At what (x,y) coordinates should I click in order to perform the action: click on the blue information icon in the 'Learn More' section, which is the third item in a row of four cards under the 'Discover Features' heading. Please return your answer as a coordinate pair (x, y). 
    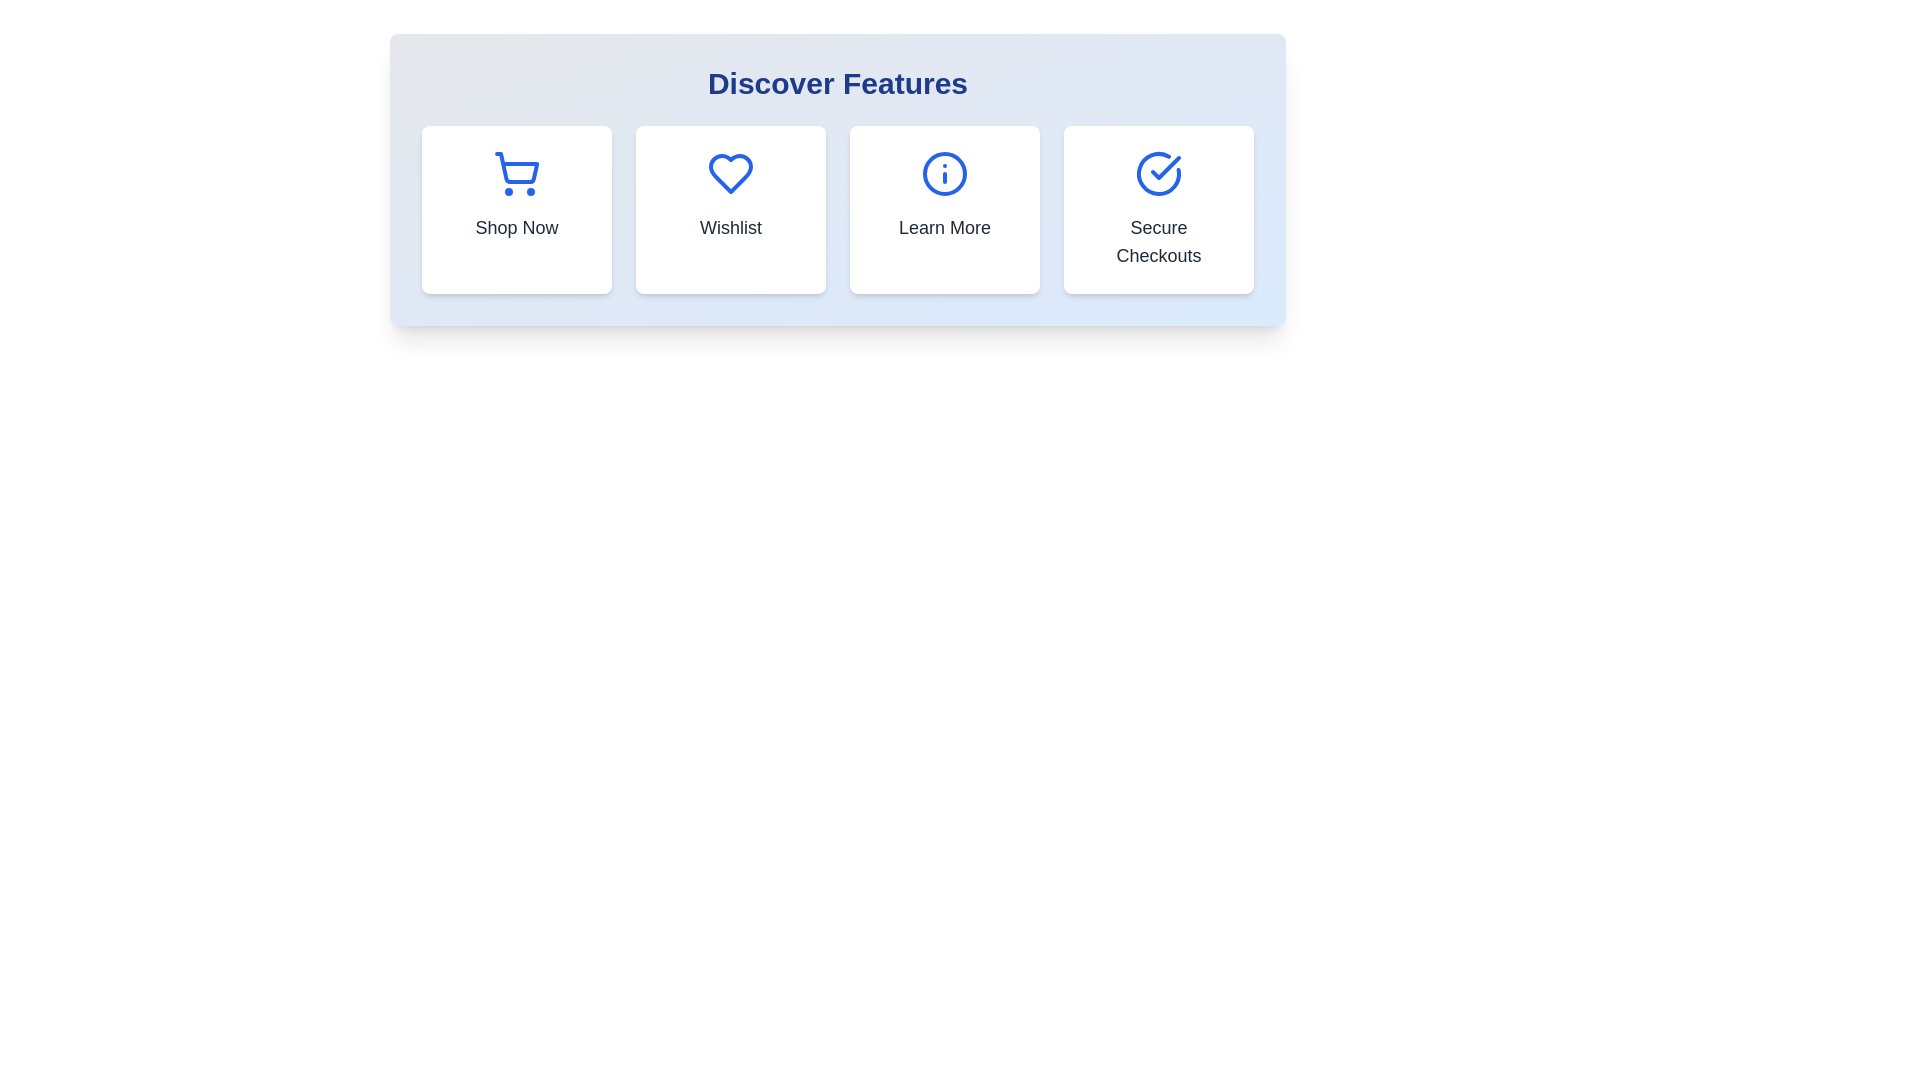
    Looking at the image, I should click on (944, 172).